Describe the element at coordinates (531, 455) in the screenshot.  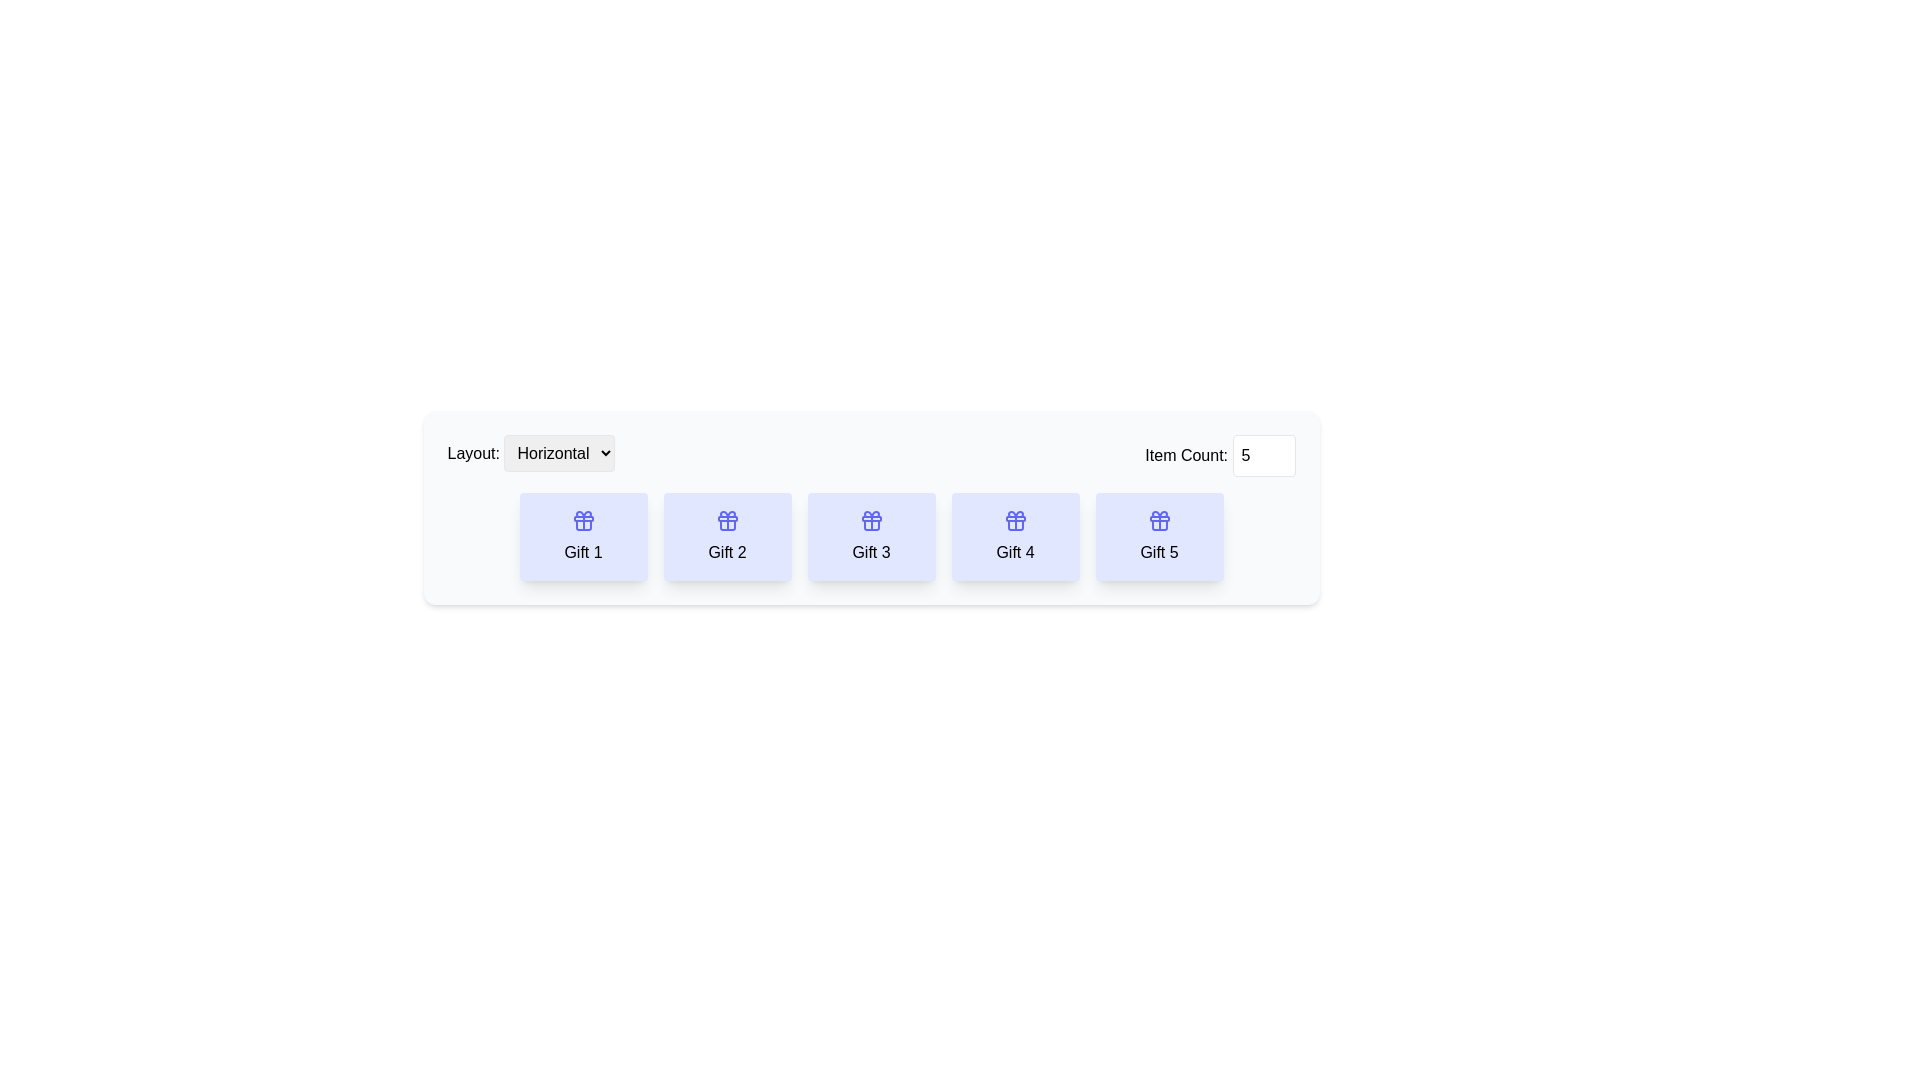
I see `the 'Layout:' dropdown menu` at that location.